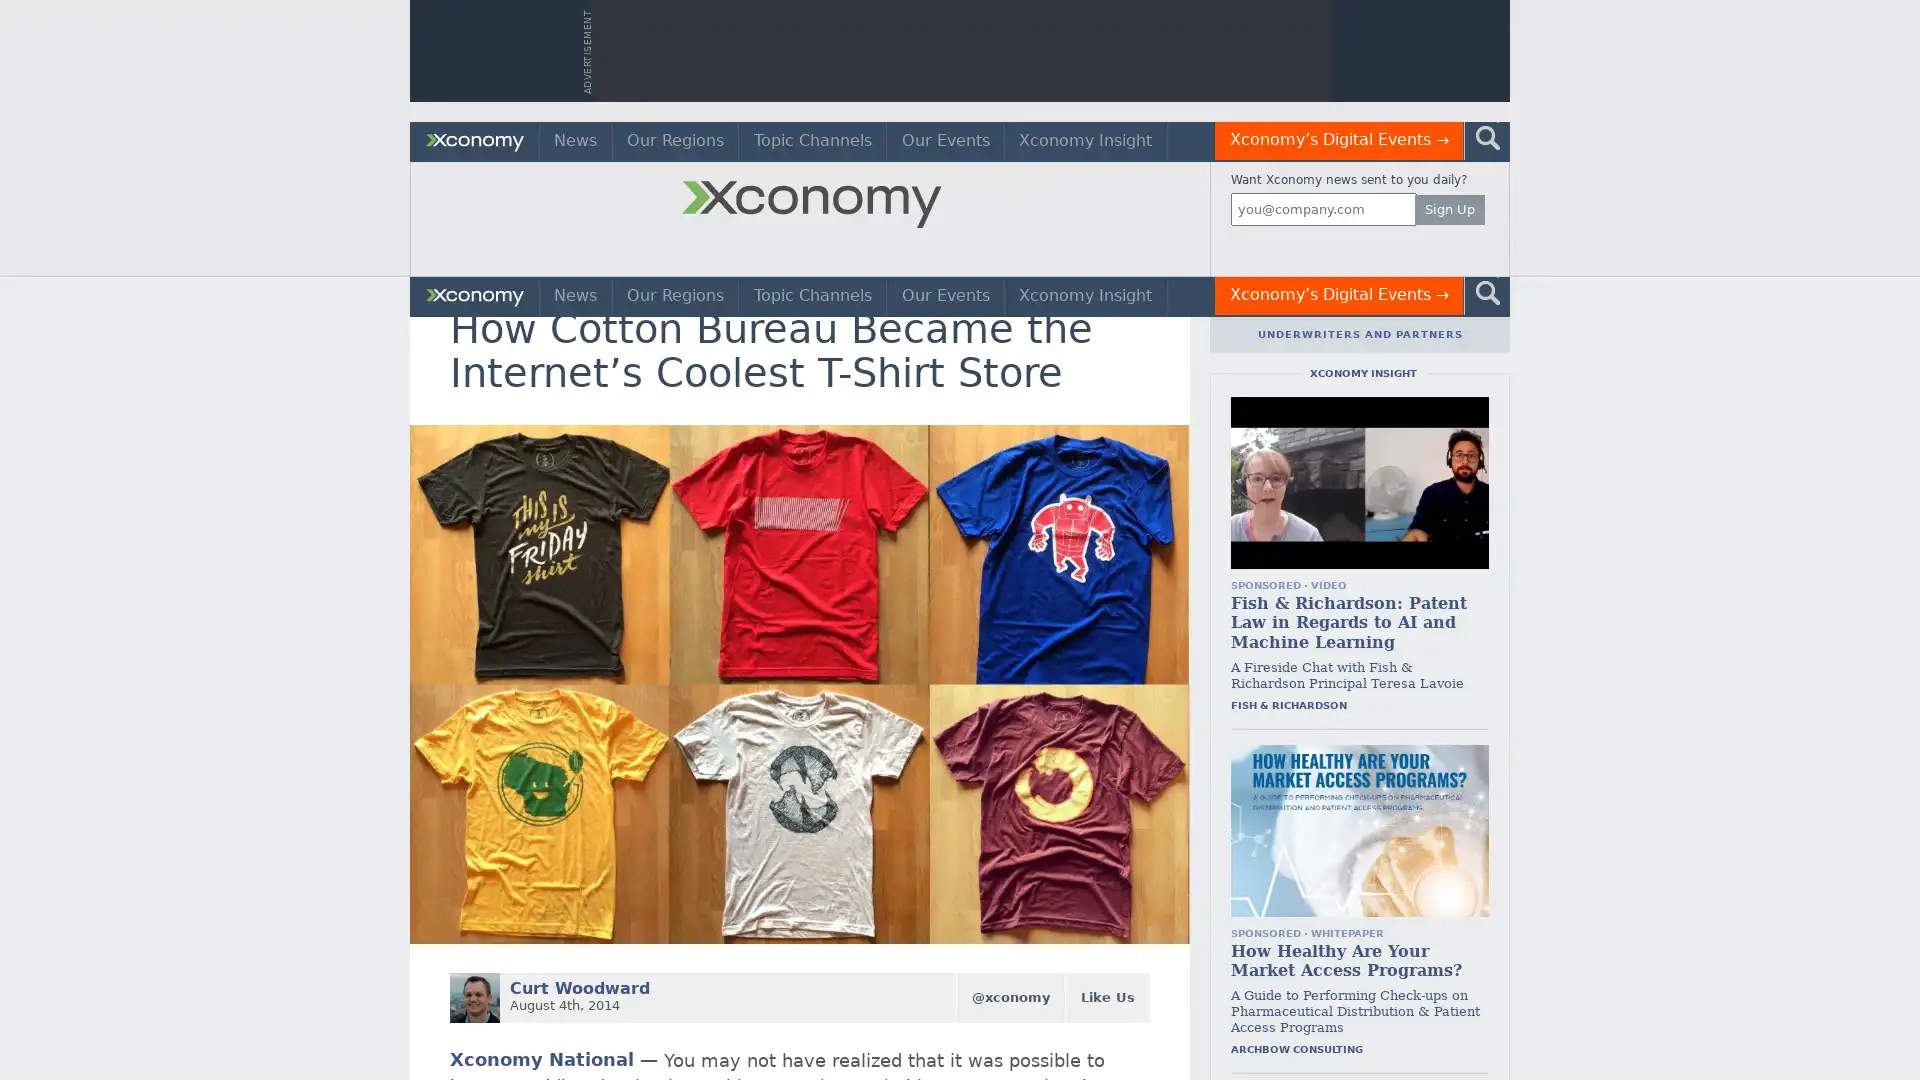 Image resolution: width=1920 pixels, height=1080 pixels. I want to click on Sign Up, so click(1449, 209).